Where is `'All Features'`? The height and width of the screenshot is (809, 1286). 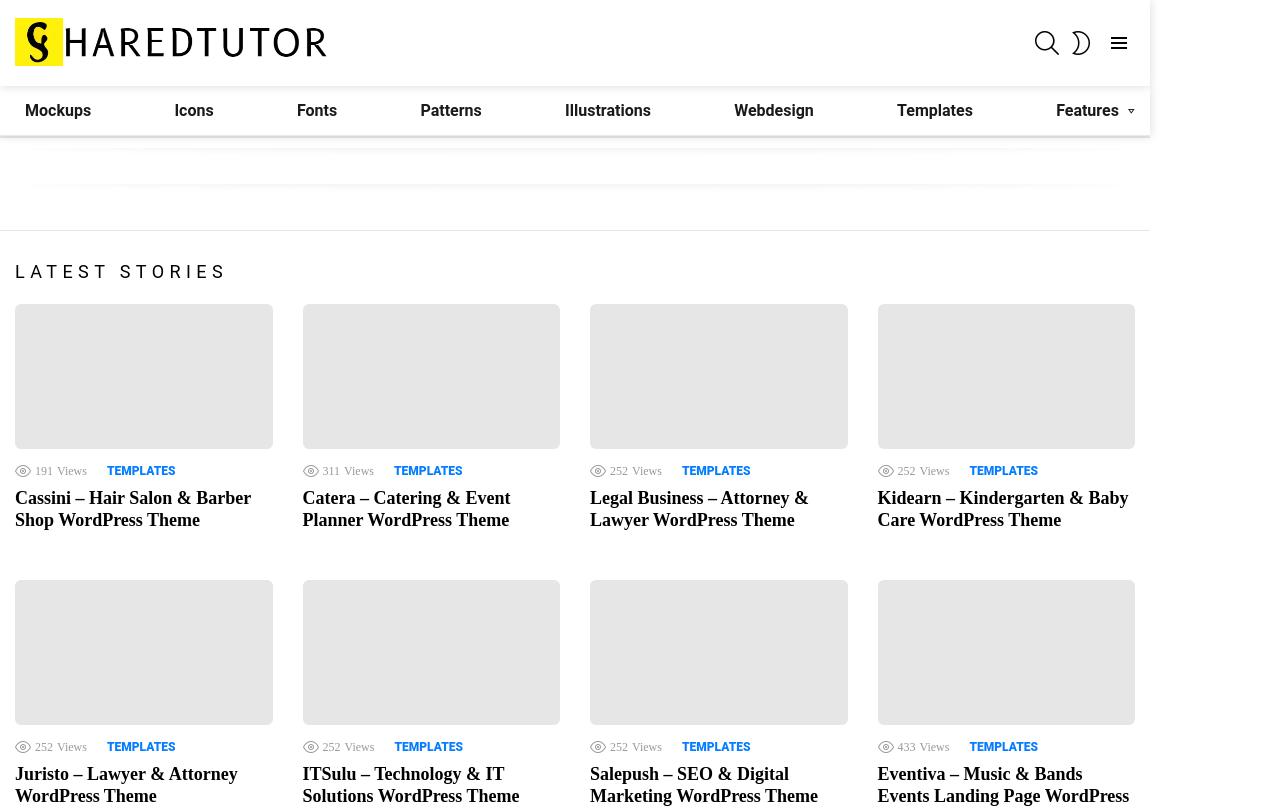 'All Features' is located at coordinates (1099, 210).